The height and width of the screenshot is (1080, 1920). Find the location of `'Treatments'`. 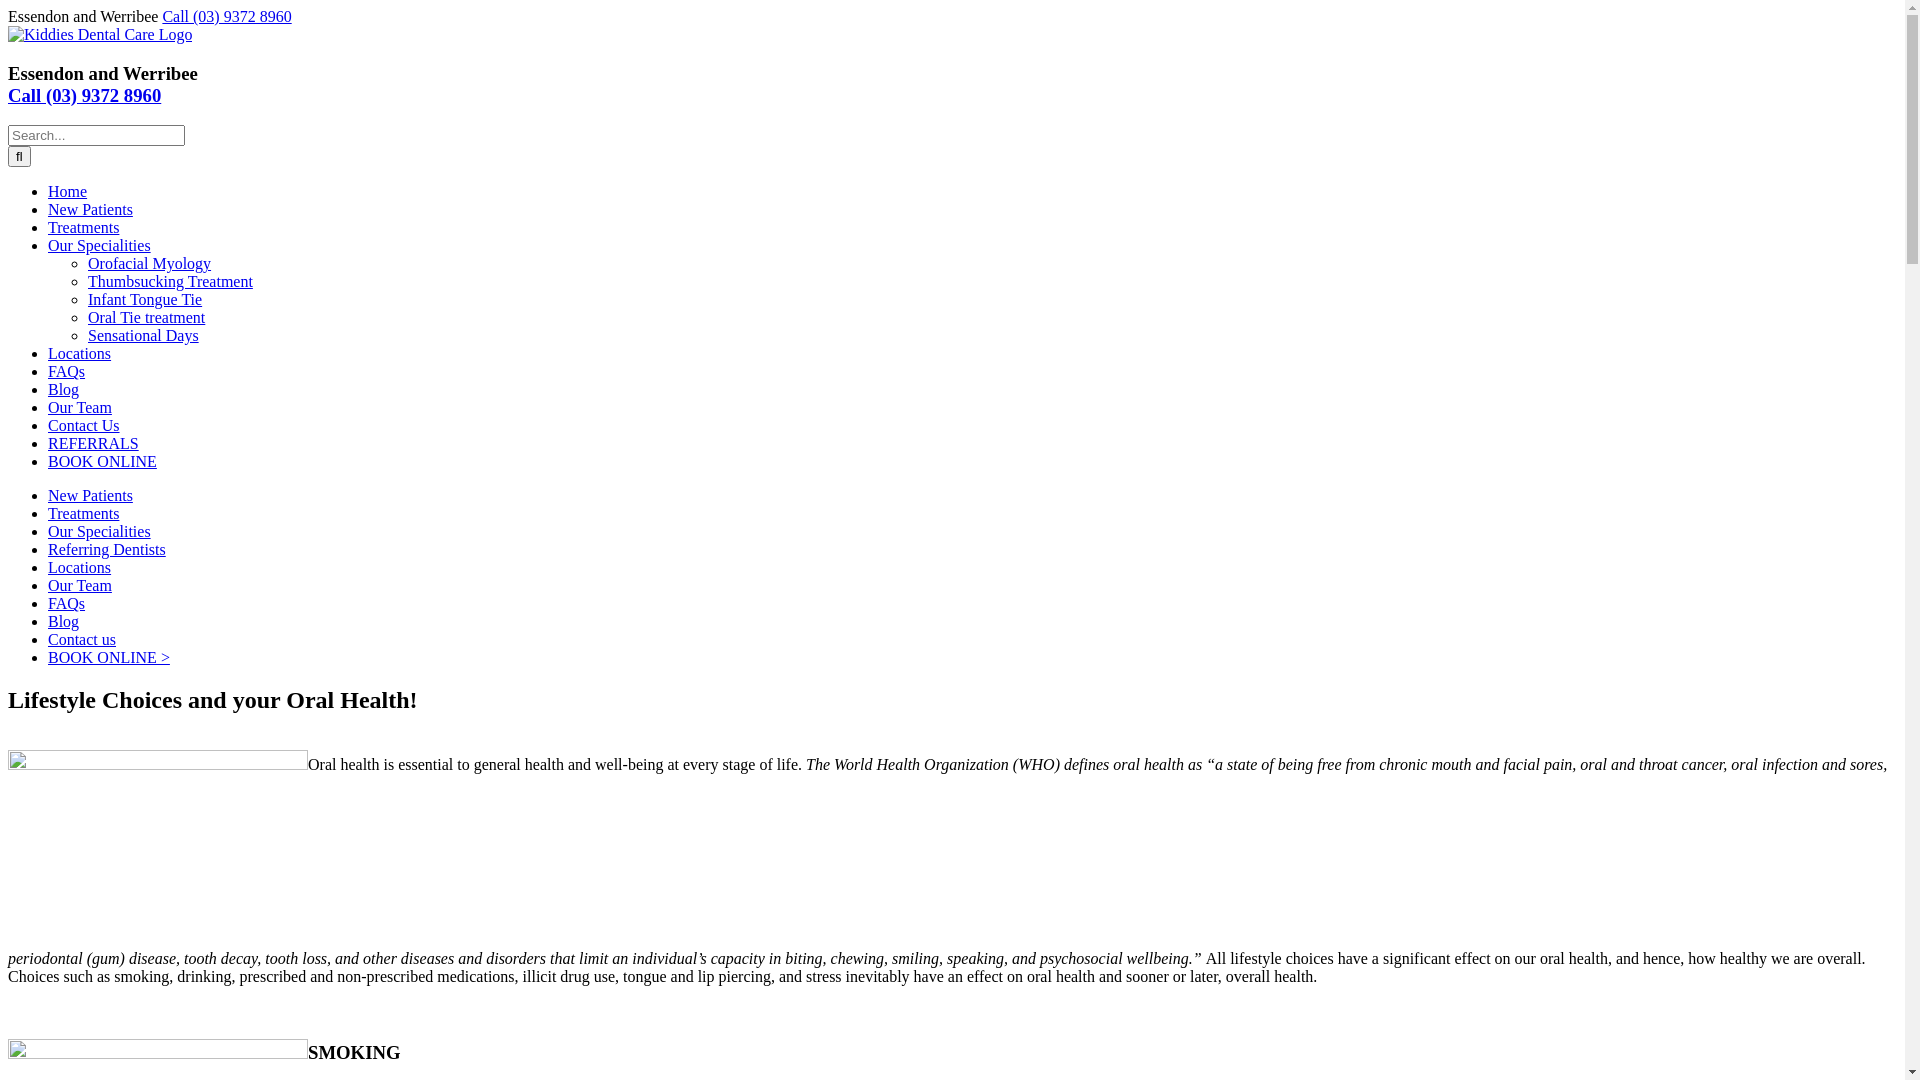

'Treatments' is located at coordinates (82, 512).